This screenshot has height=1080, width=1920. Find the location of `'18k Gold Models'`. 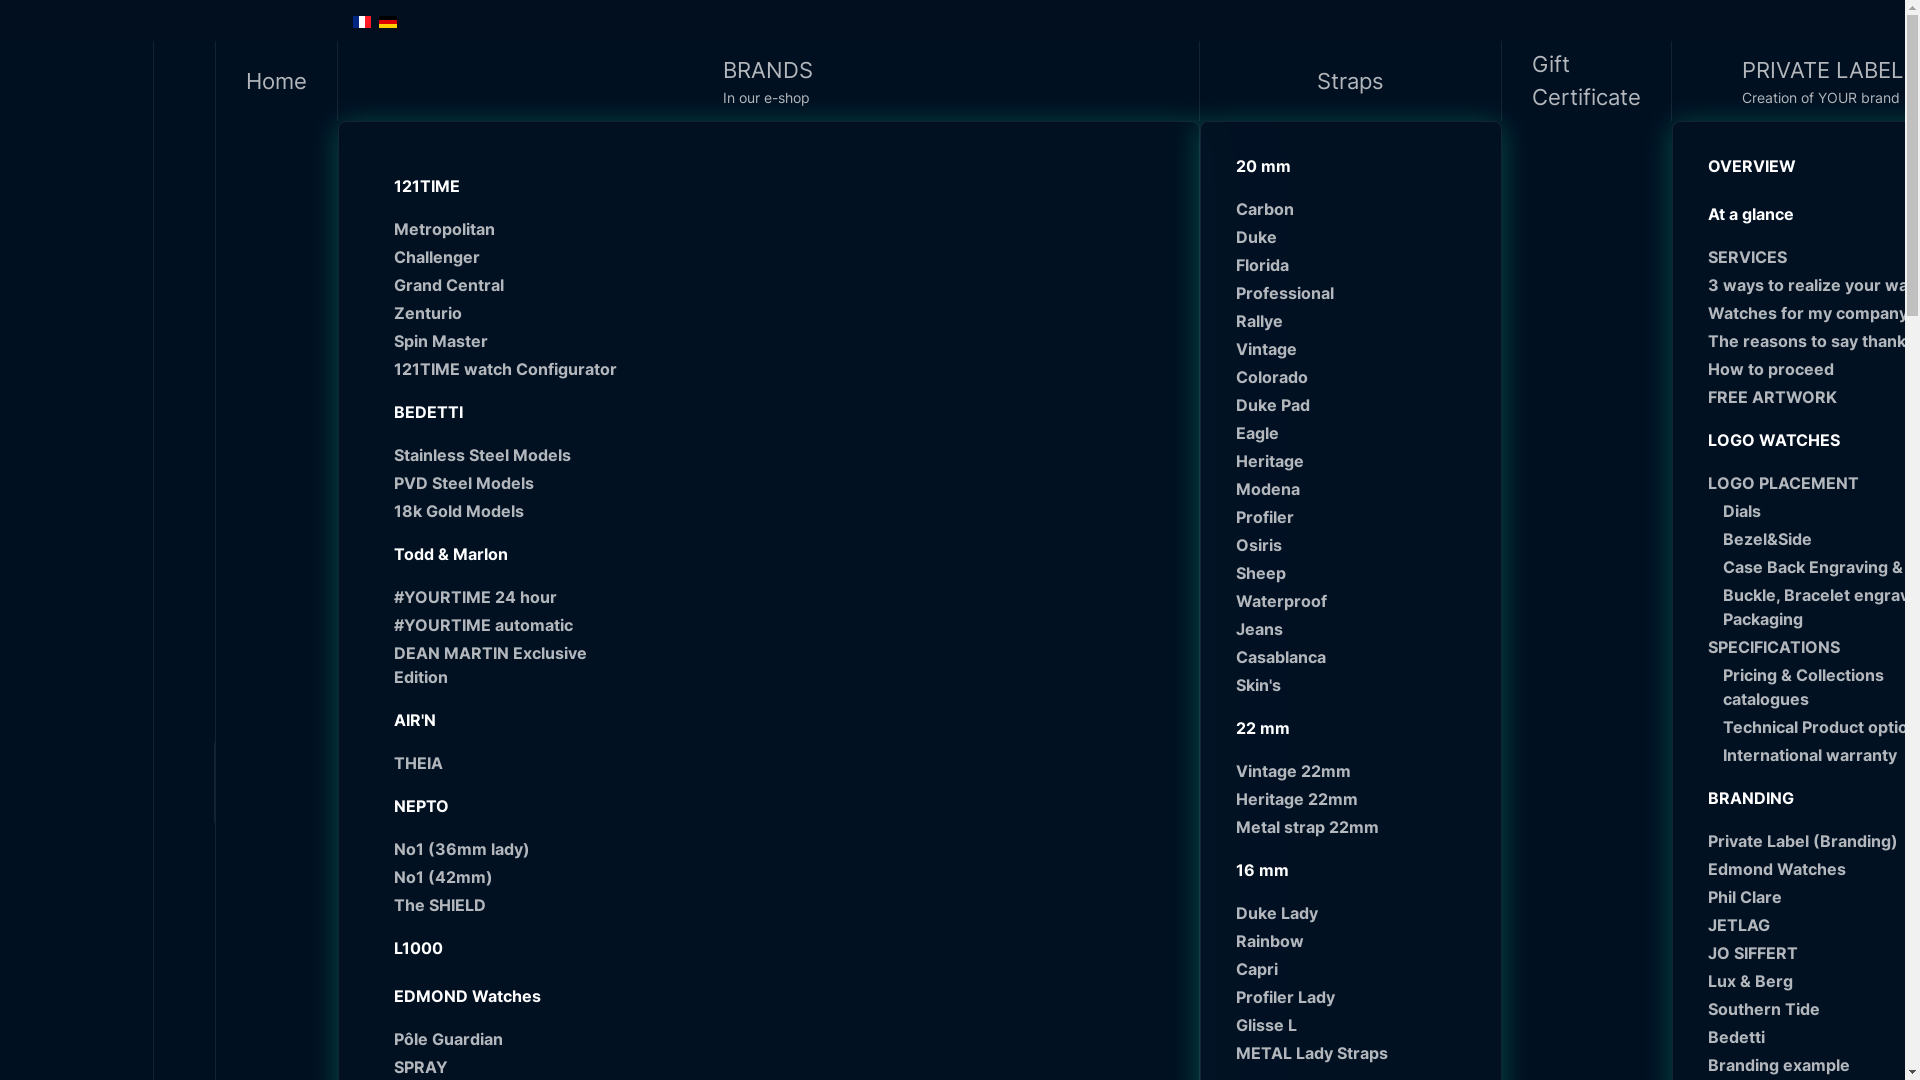

'18k Gold Models' is located at coordinates (506, 509).